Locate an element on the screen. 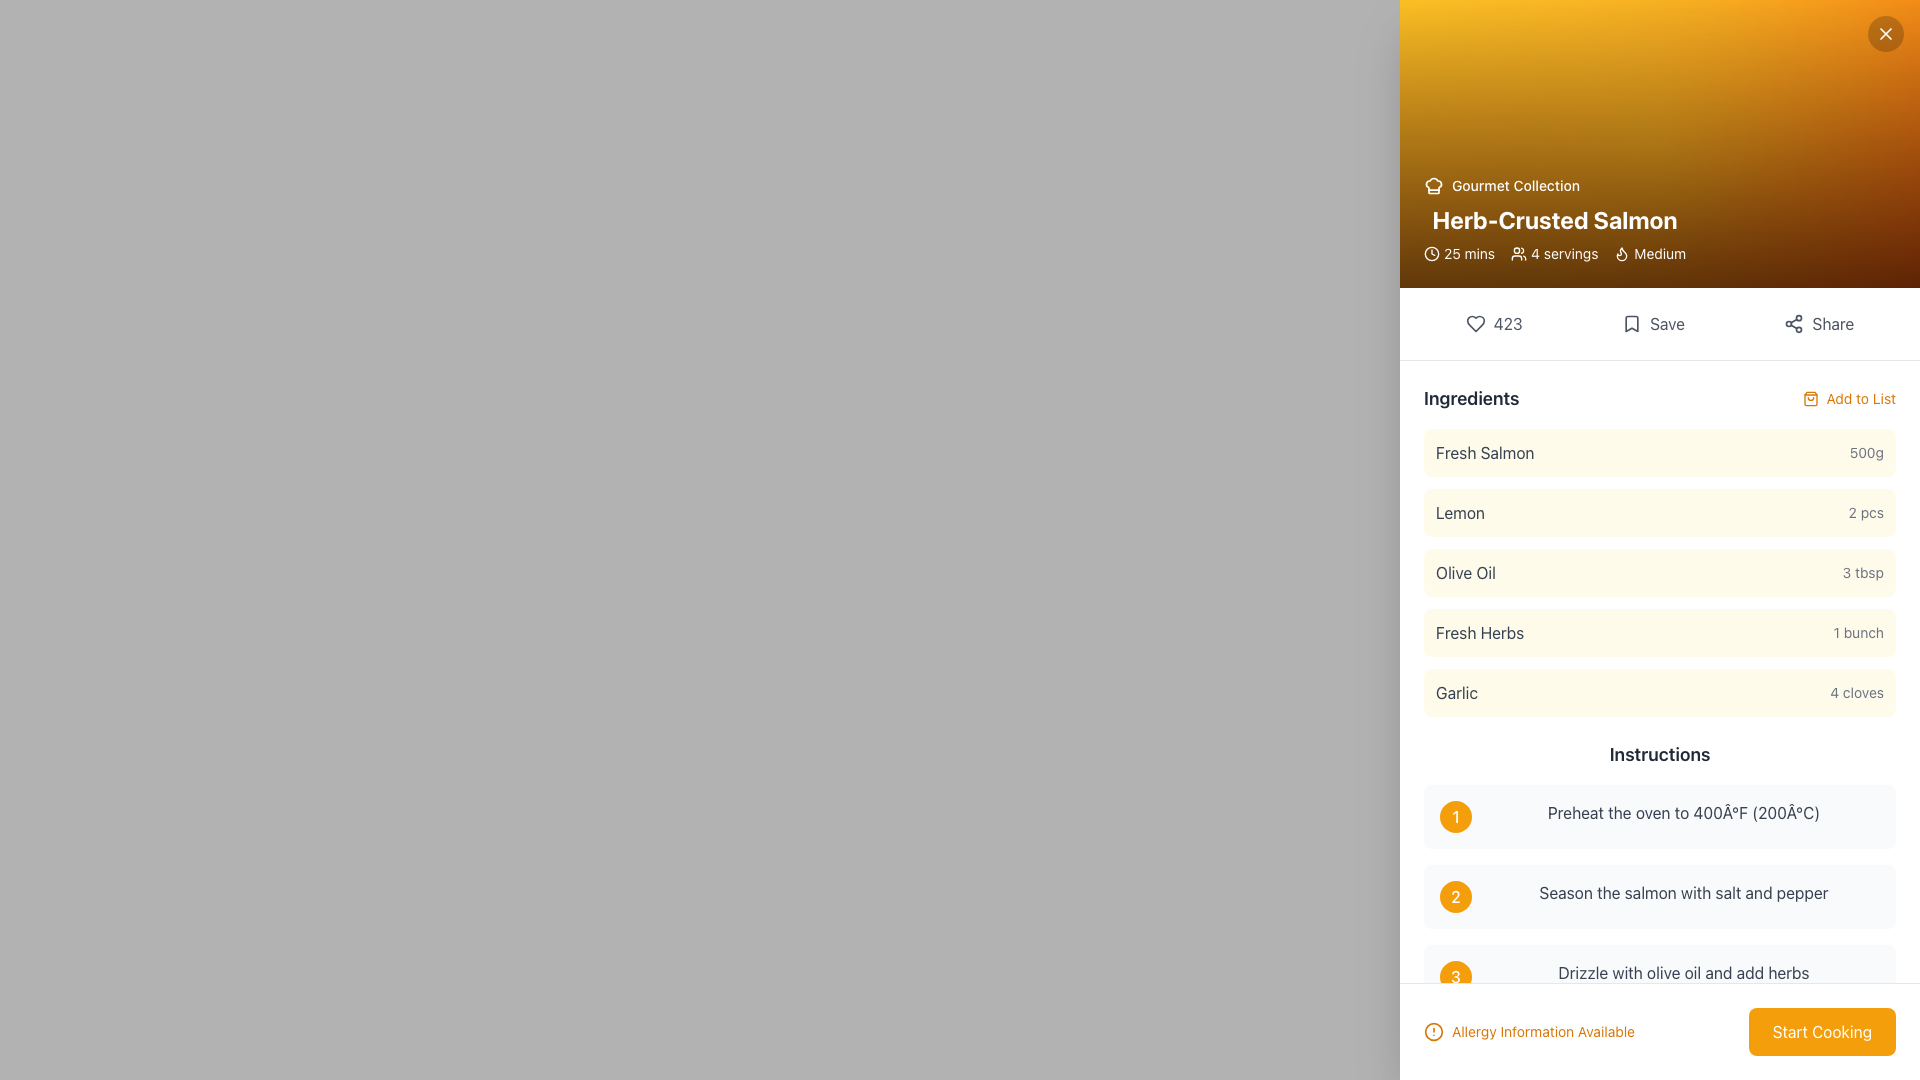 This screenshot has width=1920, height=1080. the 'Save' text label, which is part of an interactive button-like component that includes a bookmark icon to its left and a 'Share' button to its right, located near the center-right of the toolbar is located at coordinates (1667, 323).